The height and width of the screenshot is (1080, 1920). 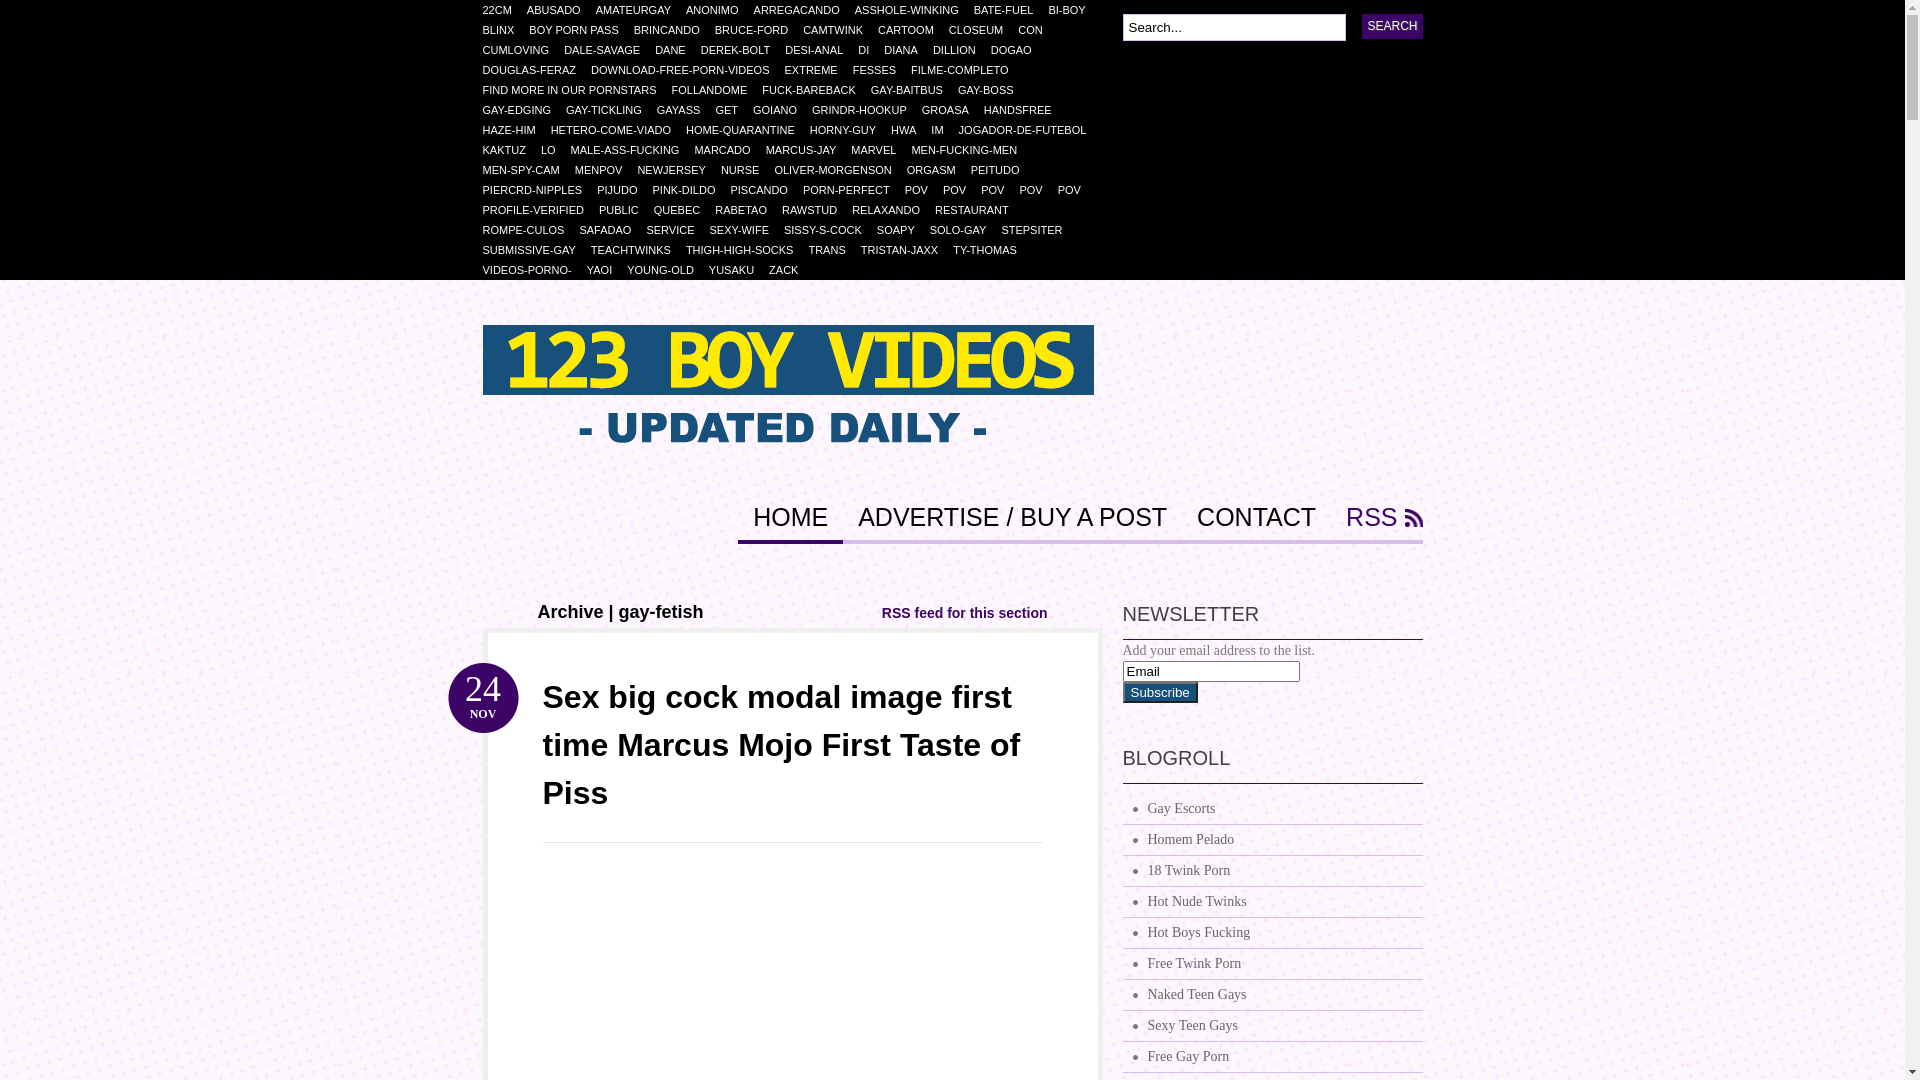 What do you see at coordinates (767, 270) in the screenshot?
I see `'ZACK'` at bounding box center [767, 270].